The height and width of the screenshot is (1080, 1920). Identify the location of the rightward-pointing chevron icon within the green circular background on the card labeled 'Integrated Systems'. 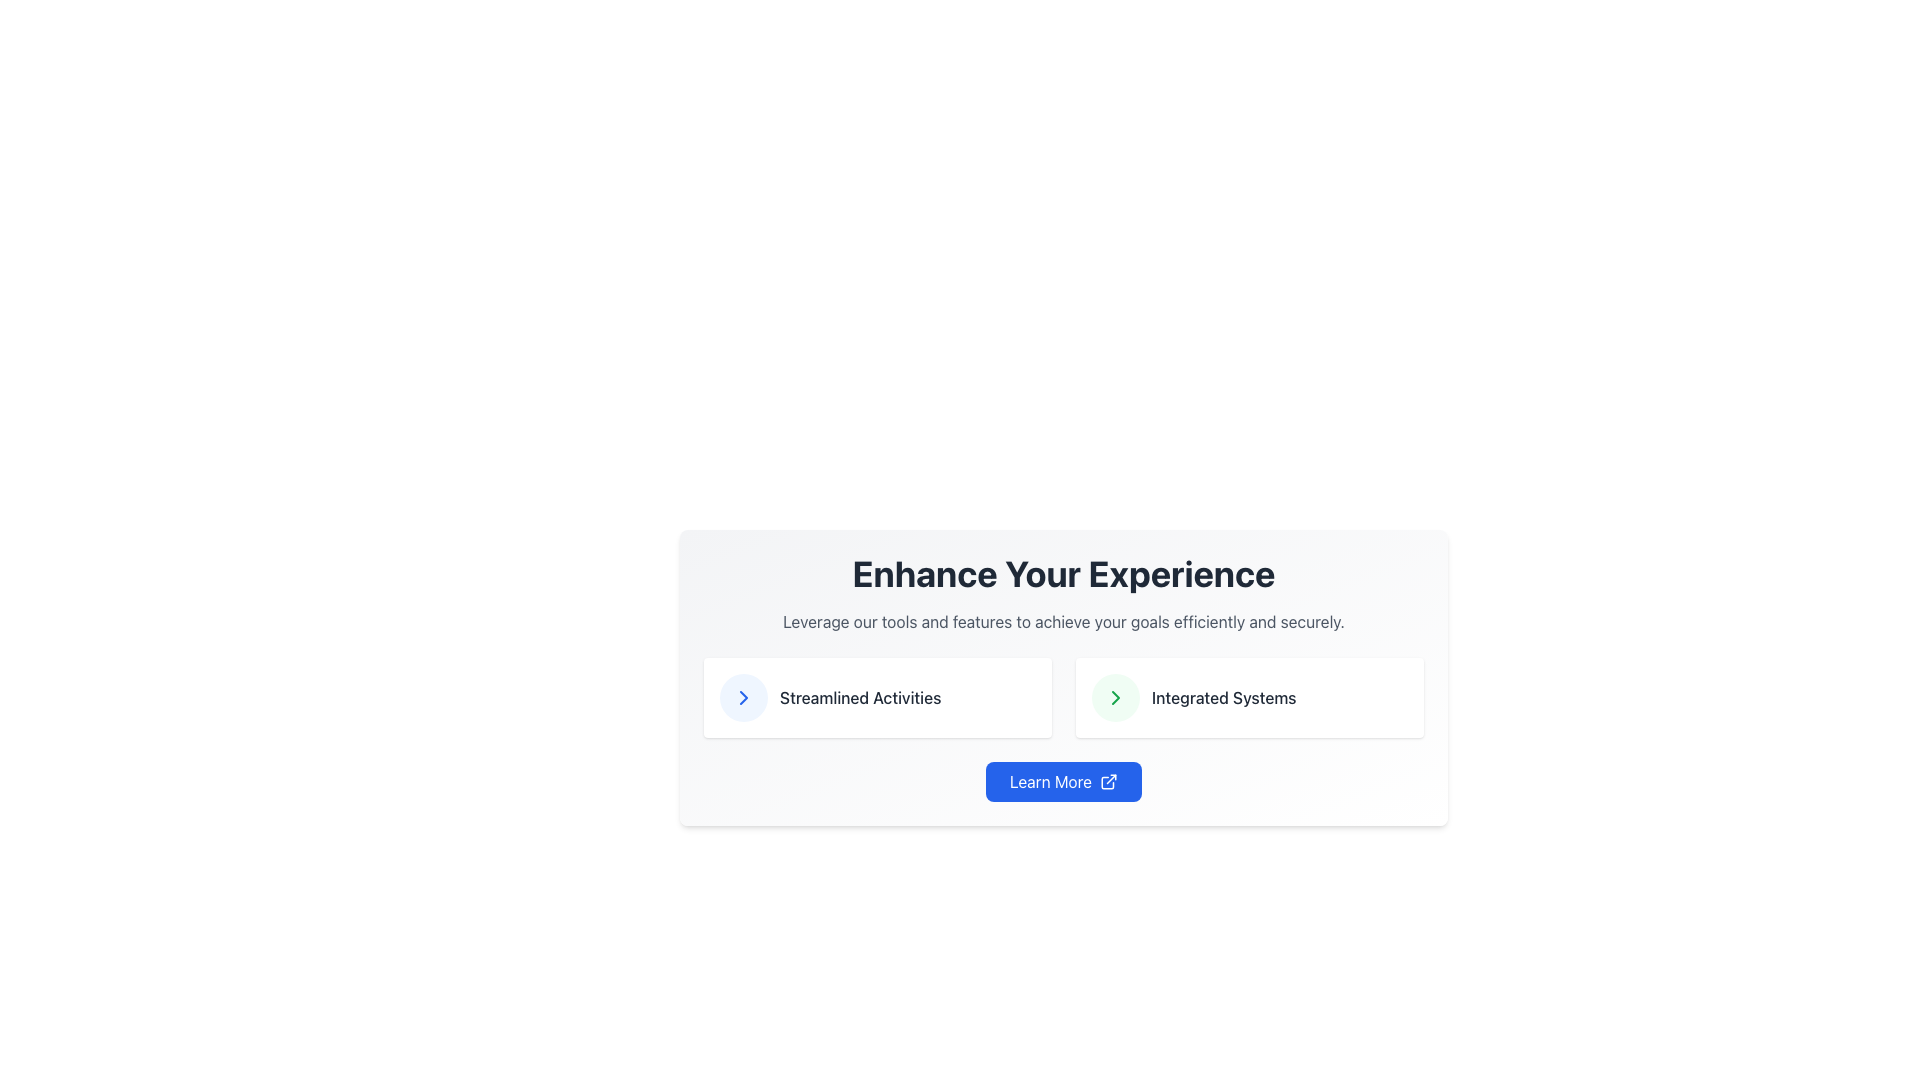
(1115, 697).